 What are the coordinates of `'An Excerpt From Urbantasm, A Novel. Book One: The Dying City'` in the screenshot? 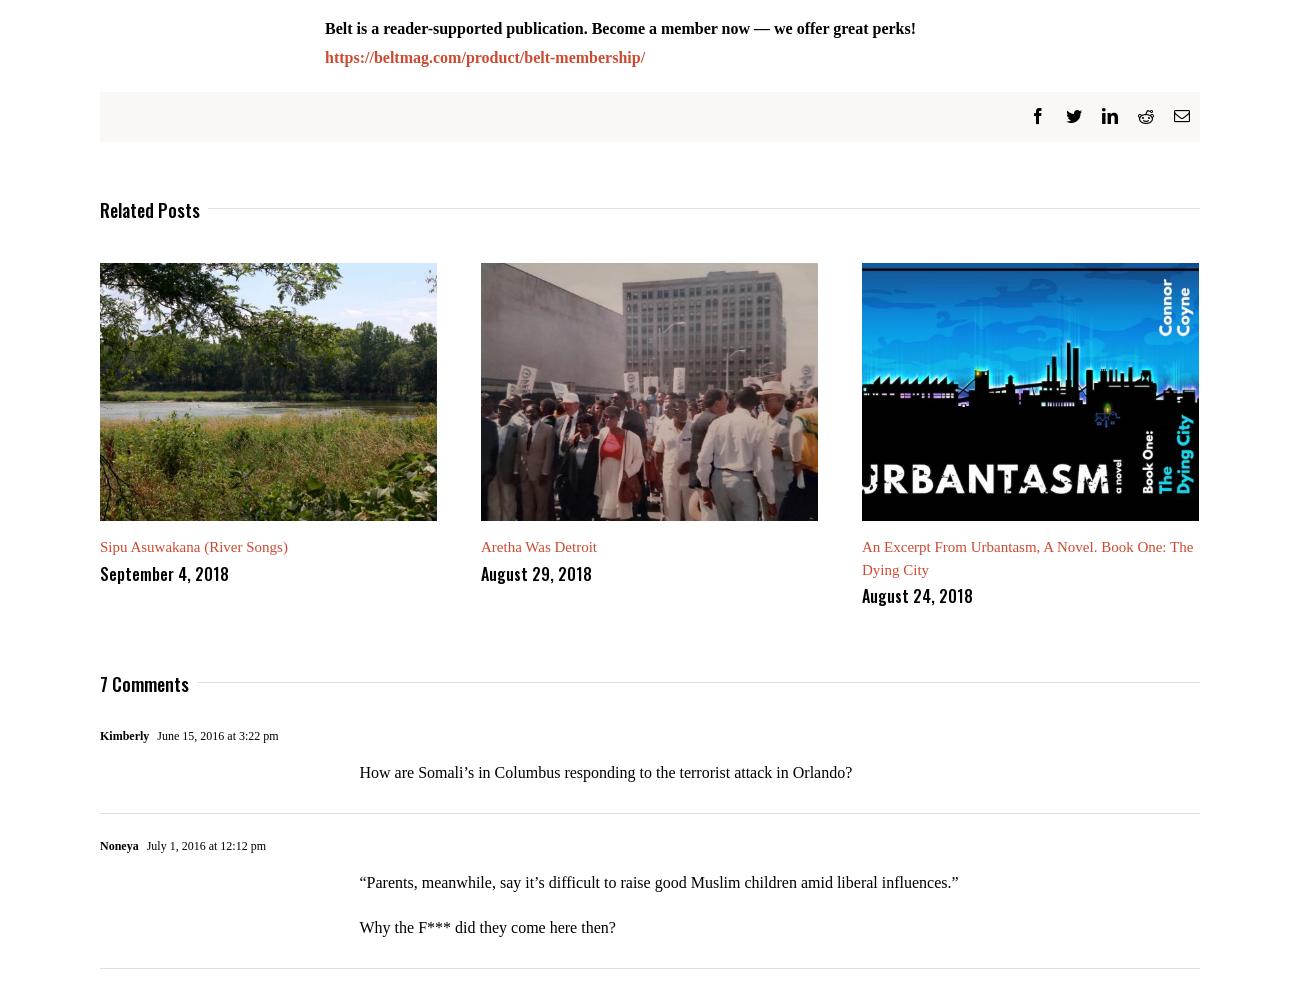 It's located at (1026, 570).